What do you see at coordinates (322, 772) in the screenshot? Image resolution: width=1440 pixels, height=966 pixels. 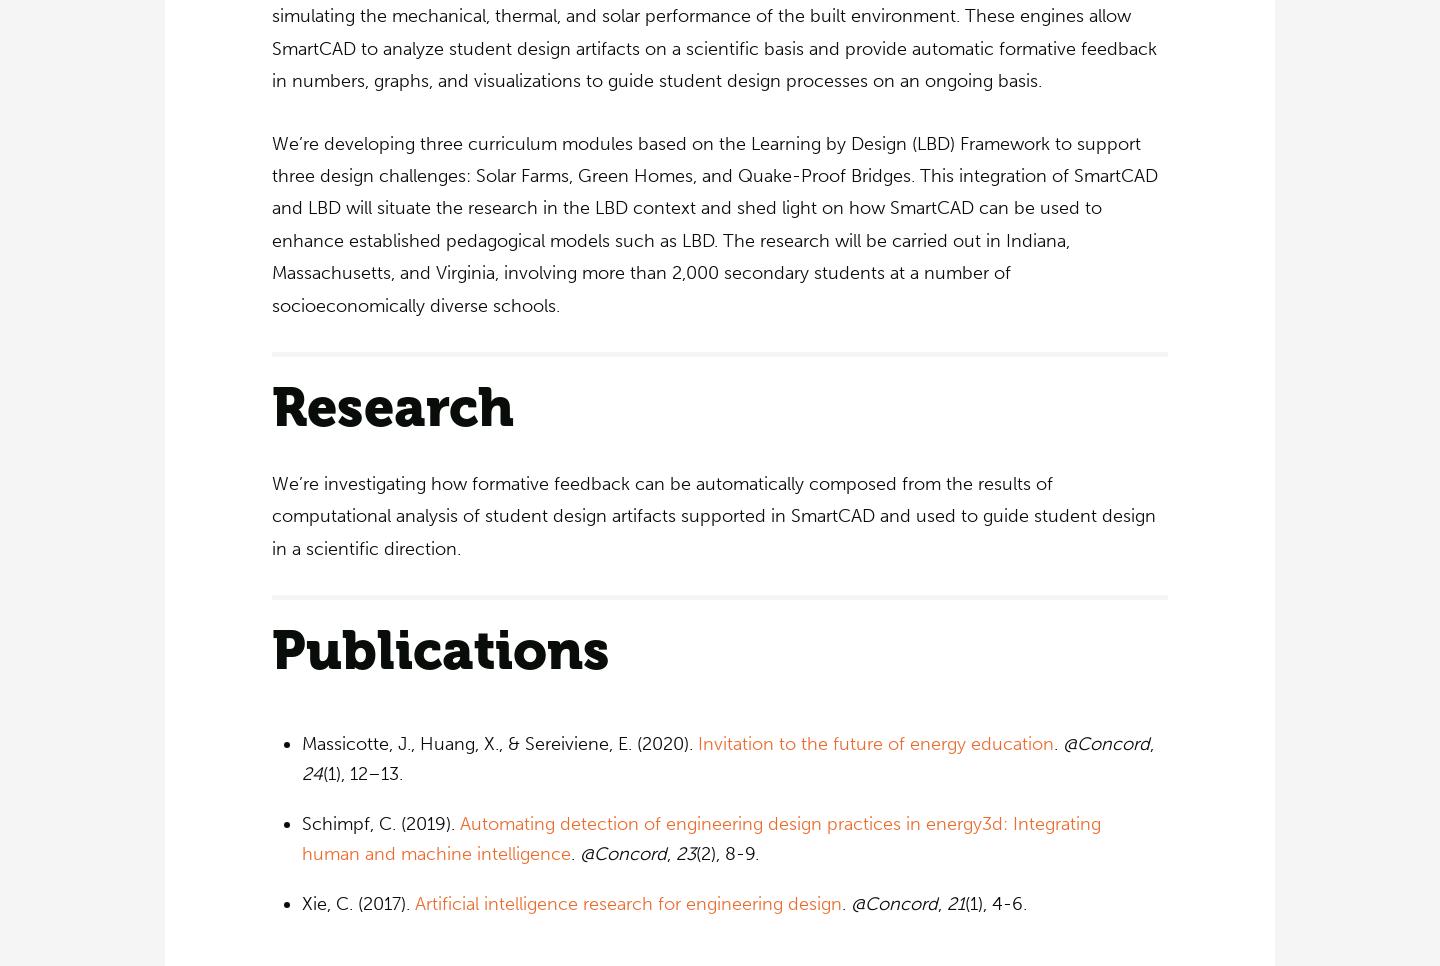 I see `'(1), 12–13.'` at bounding box center [322, 772].